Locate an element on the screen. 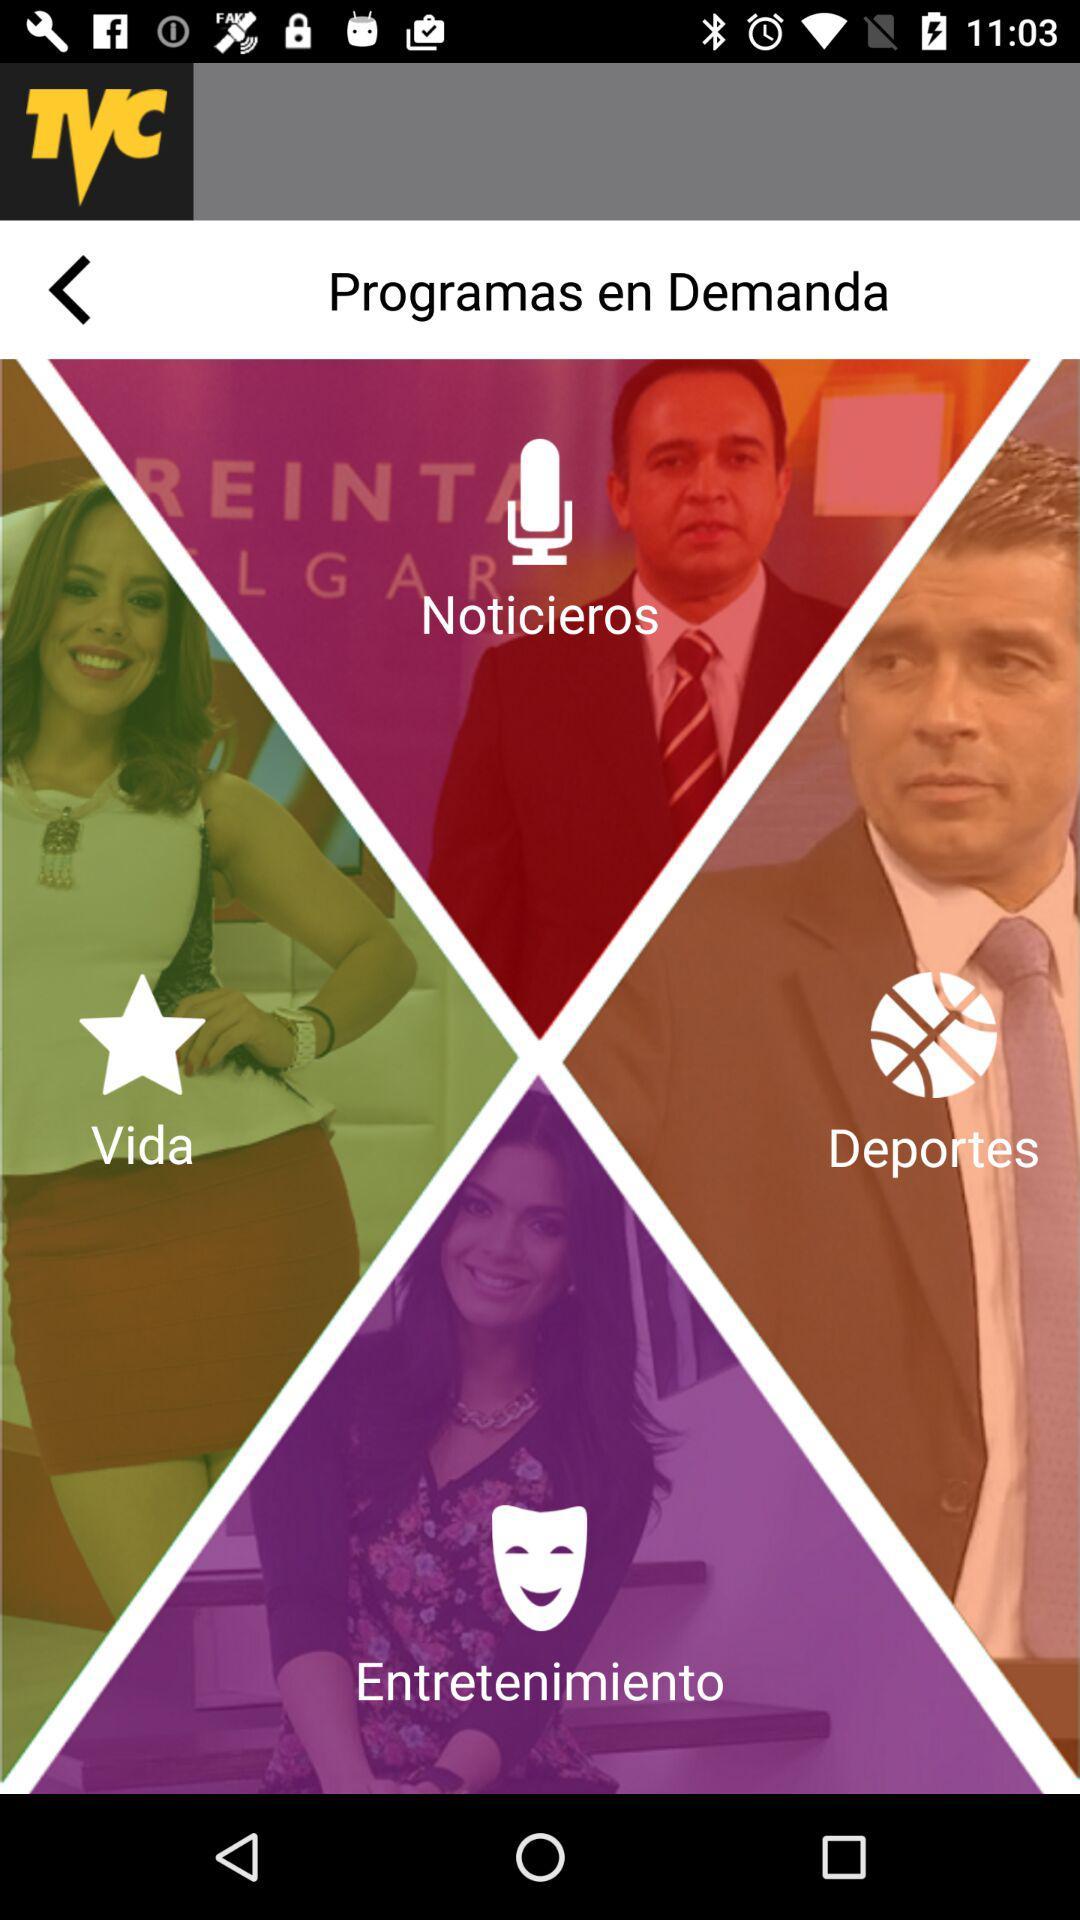 The width and height of the screenshot is (1080, 1920). search is located at coordinates (636, 140).